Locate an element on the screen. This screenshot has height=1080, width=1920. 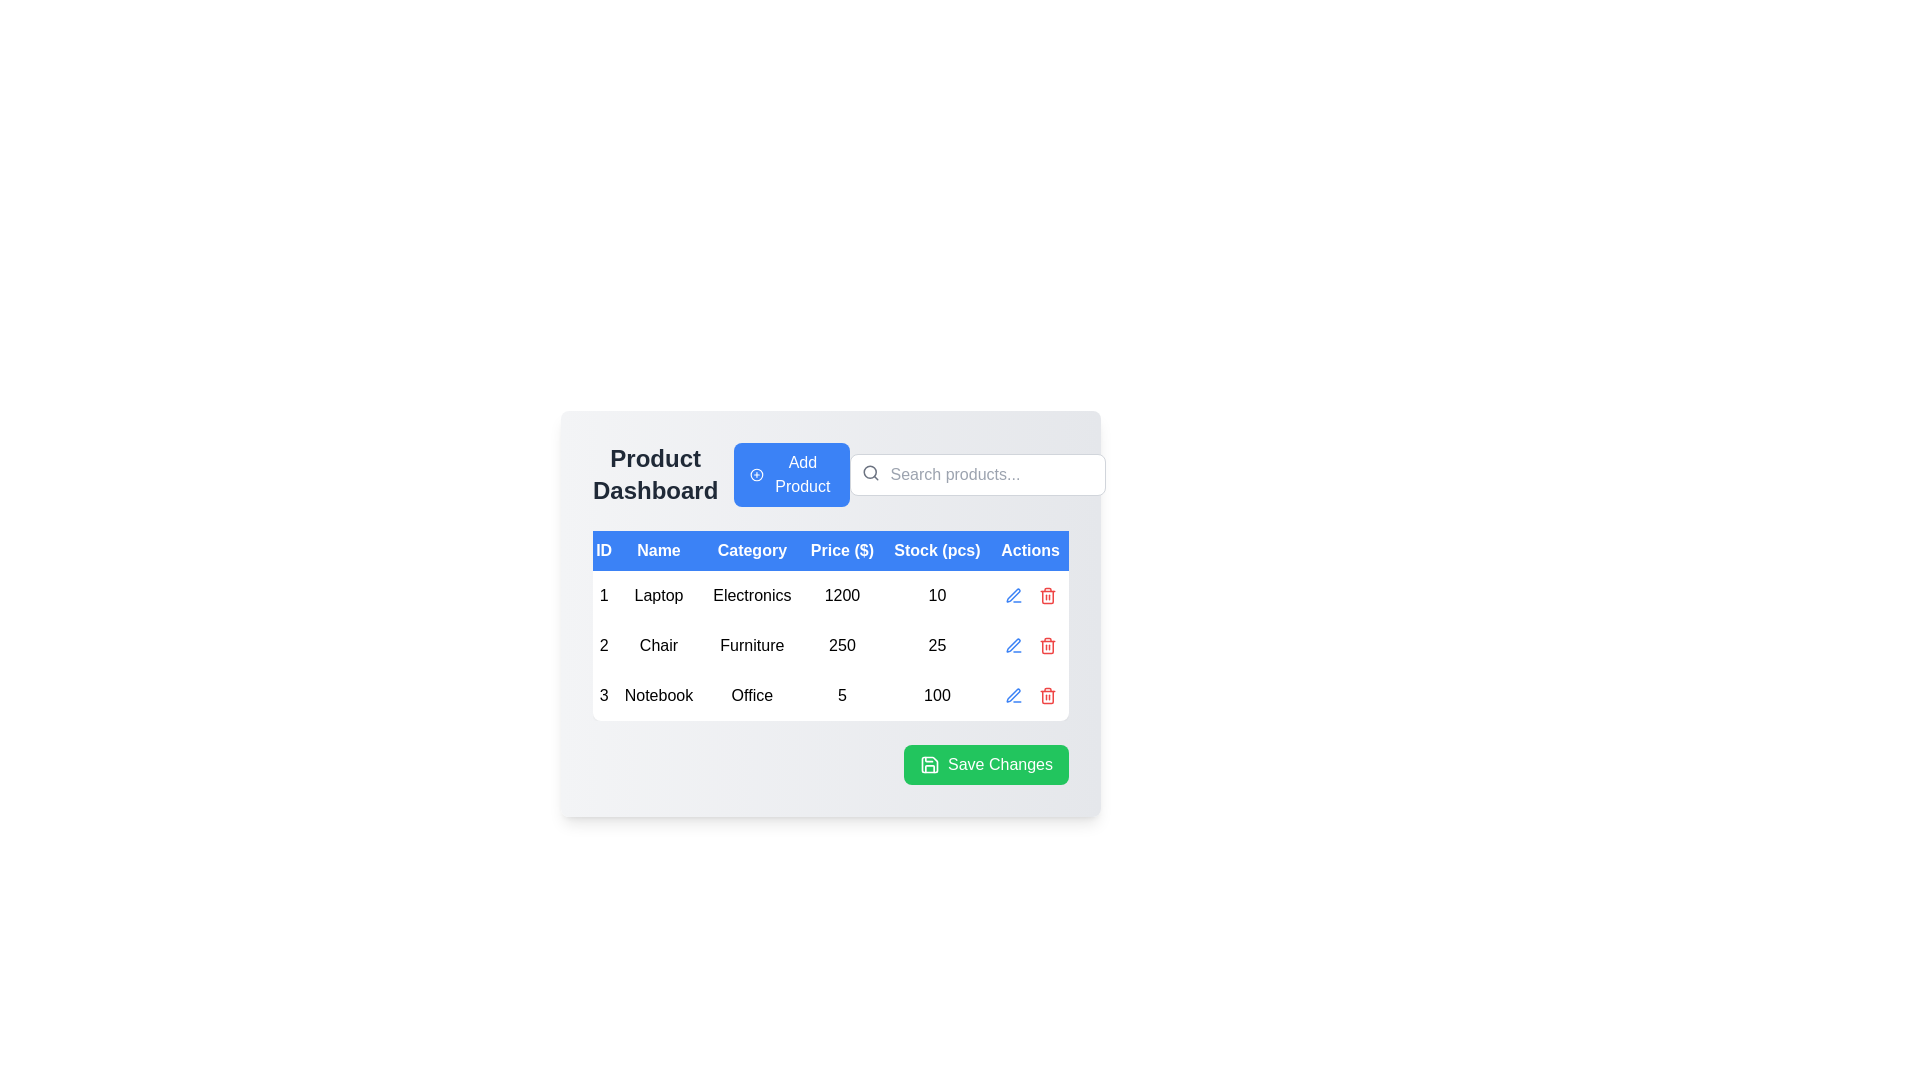
the static text label in the third row of the table that uniquely identifies the ID 3 of the associated data is located at coordinates (603, 694).